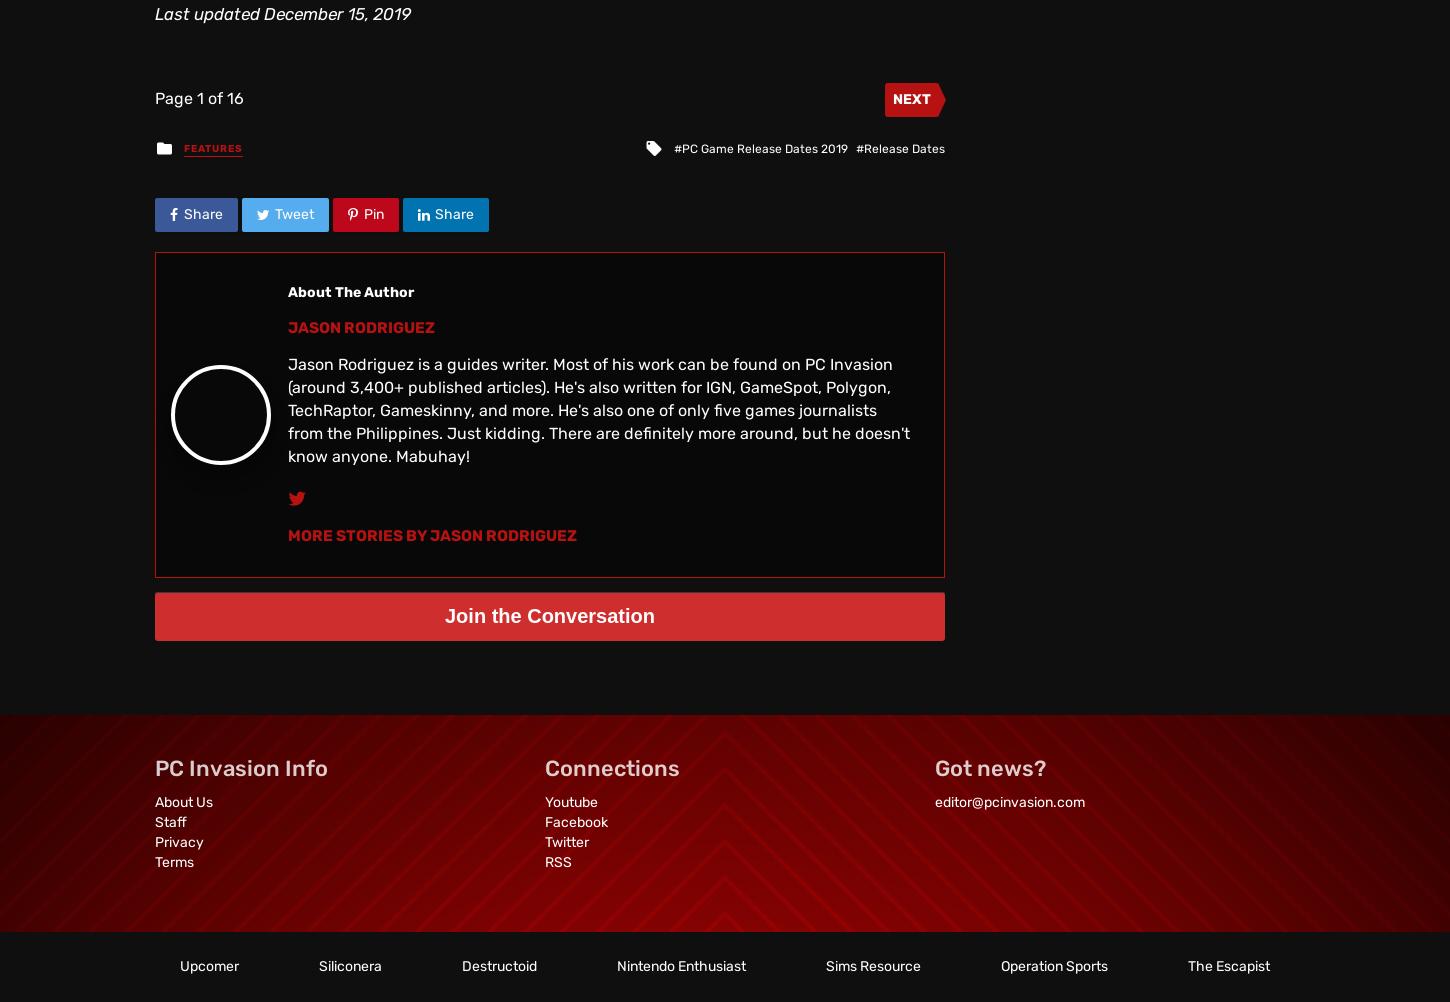  What do you see at coordinates (198, 97) in the screenshot?
I see `'Page 1 of 16'` at bounding box center [198, 97].